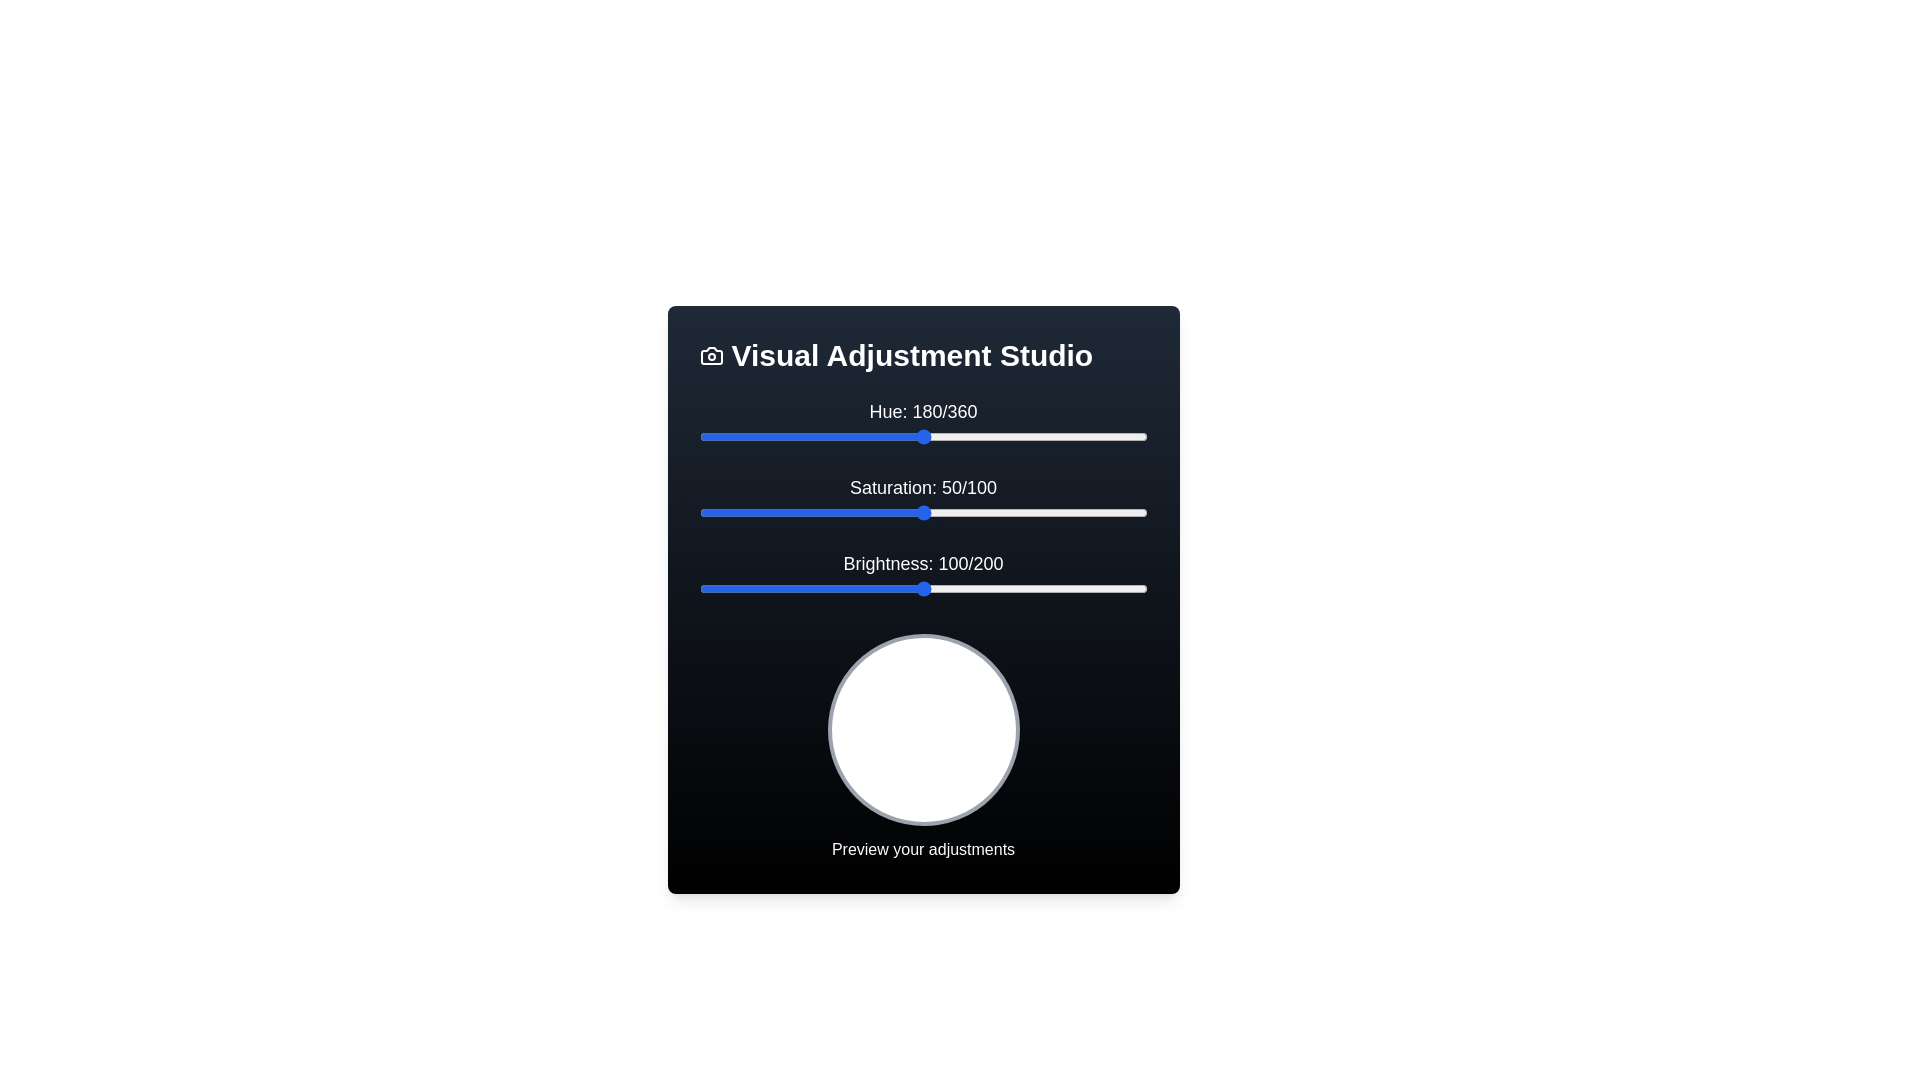  I want to click on the icon in the header of the Visual Adjustment Studio, so click(711, 354).